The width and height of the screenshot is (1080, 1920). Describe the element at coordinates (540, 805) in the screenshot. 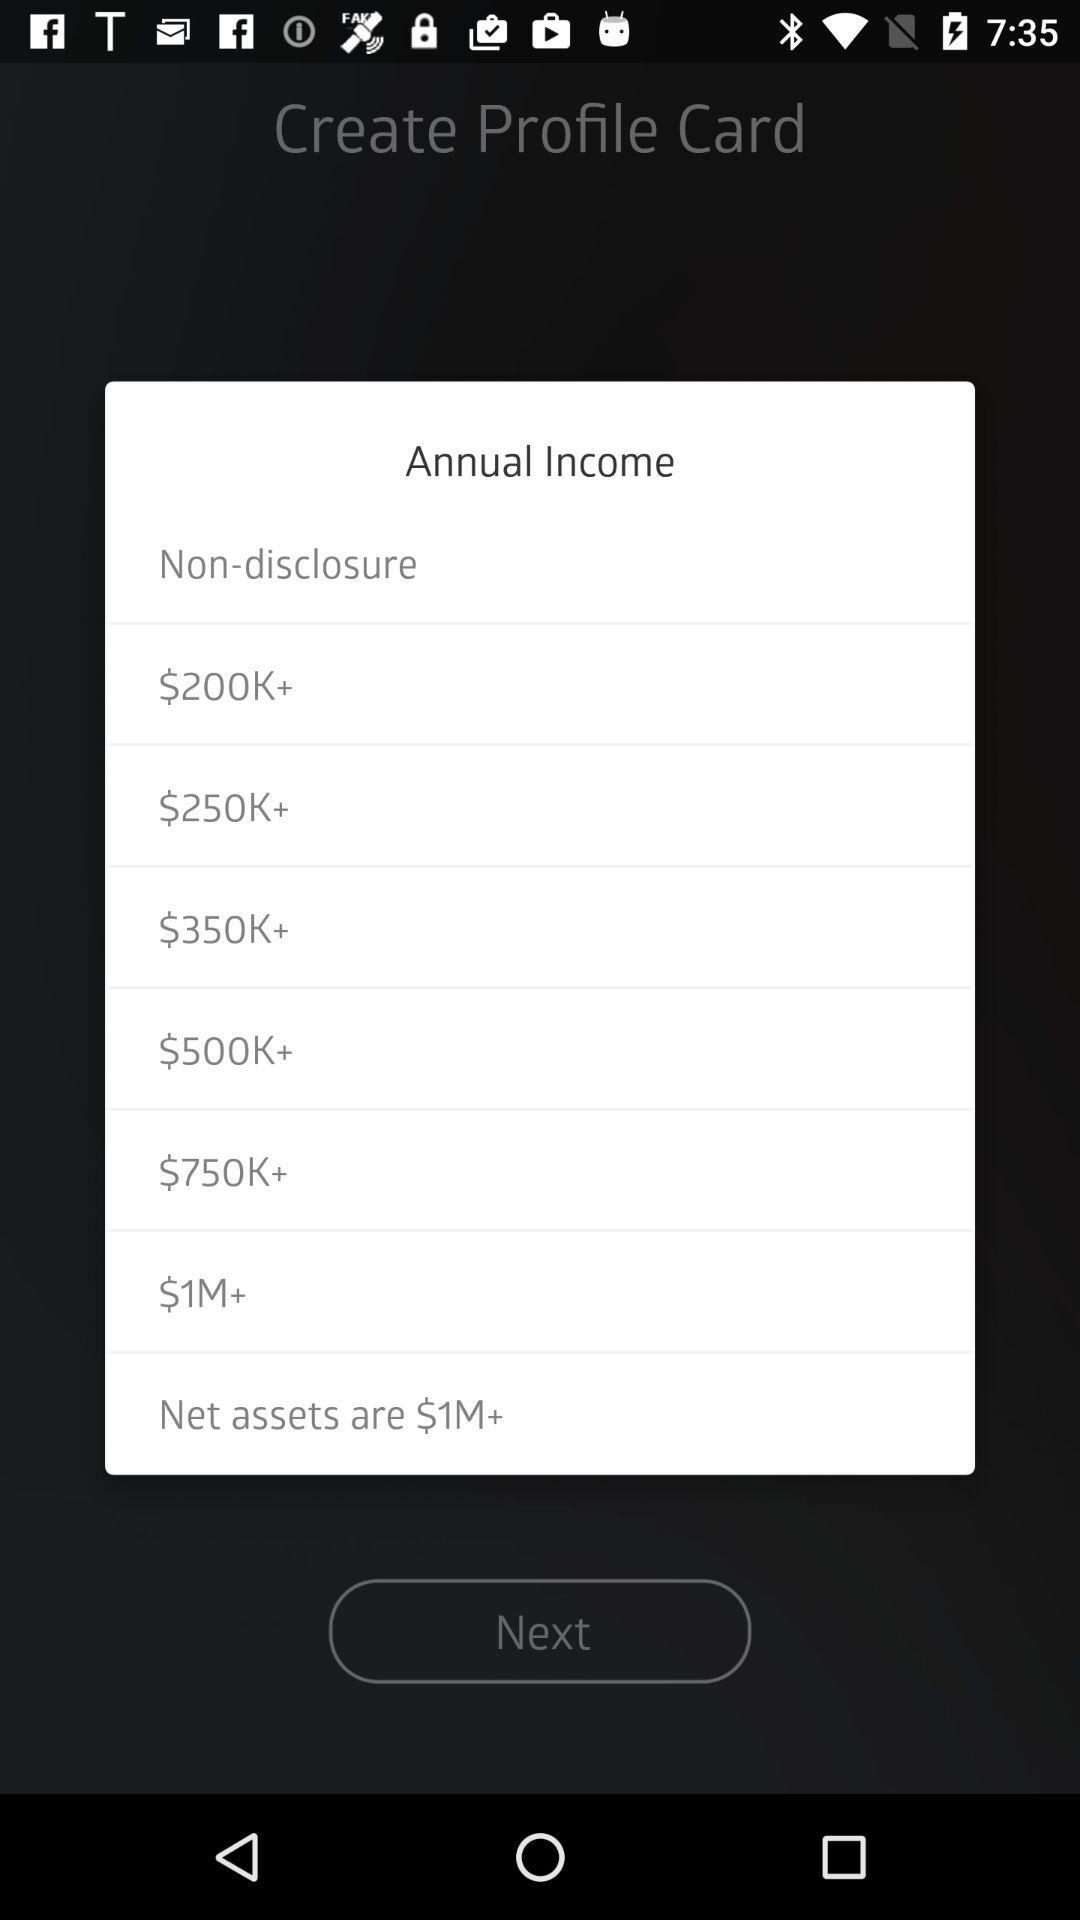

I see `the icon above the $350k+ item` at that location.